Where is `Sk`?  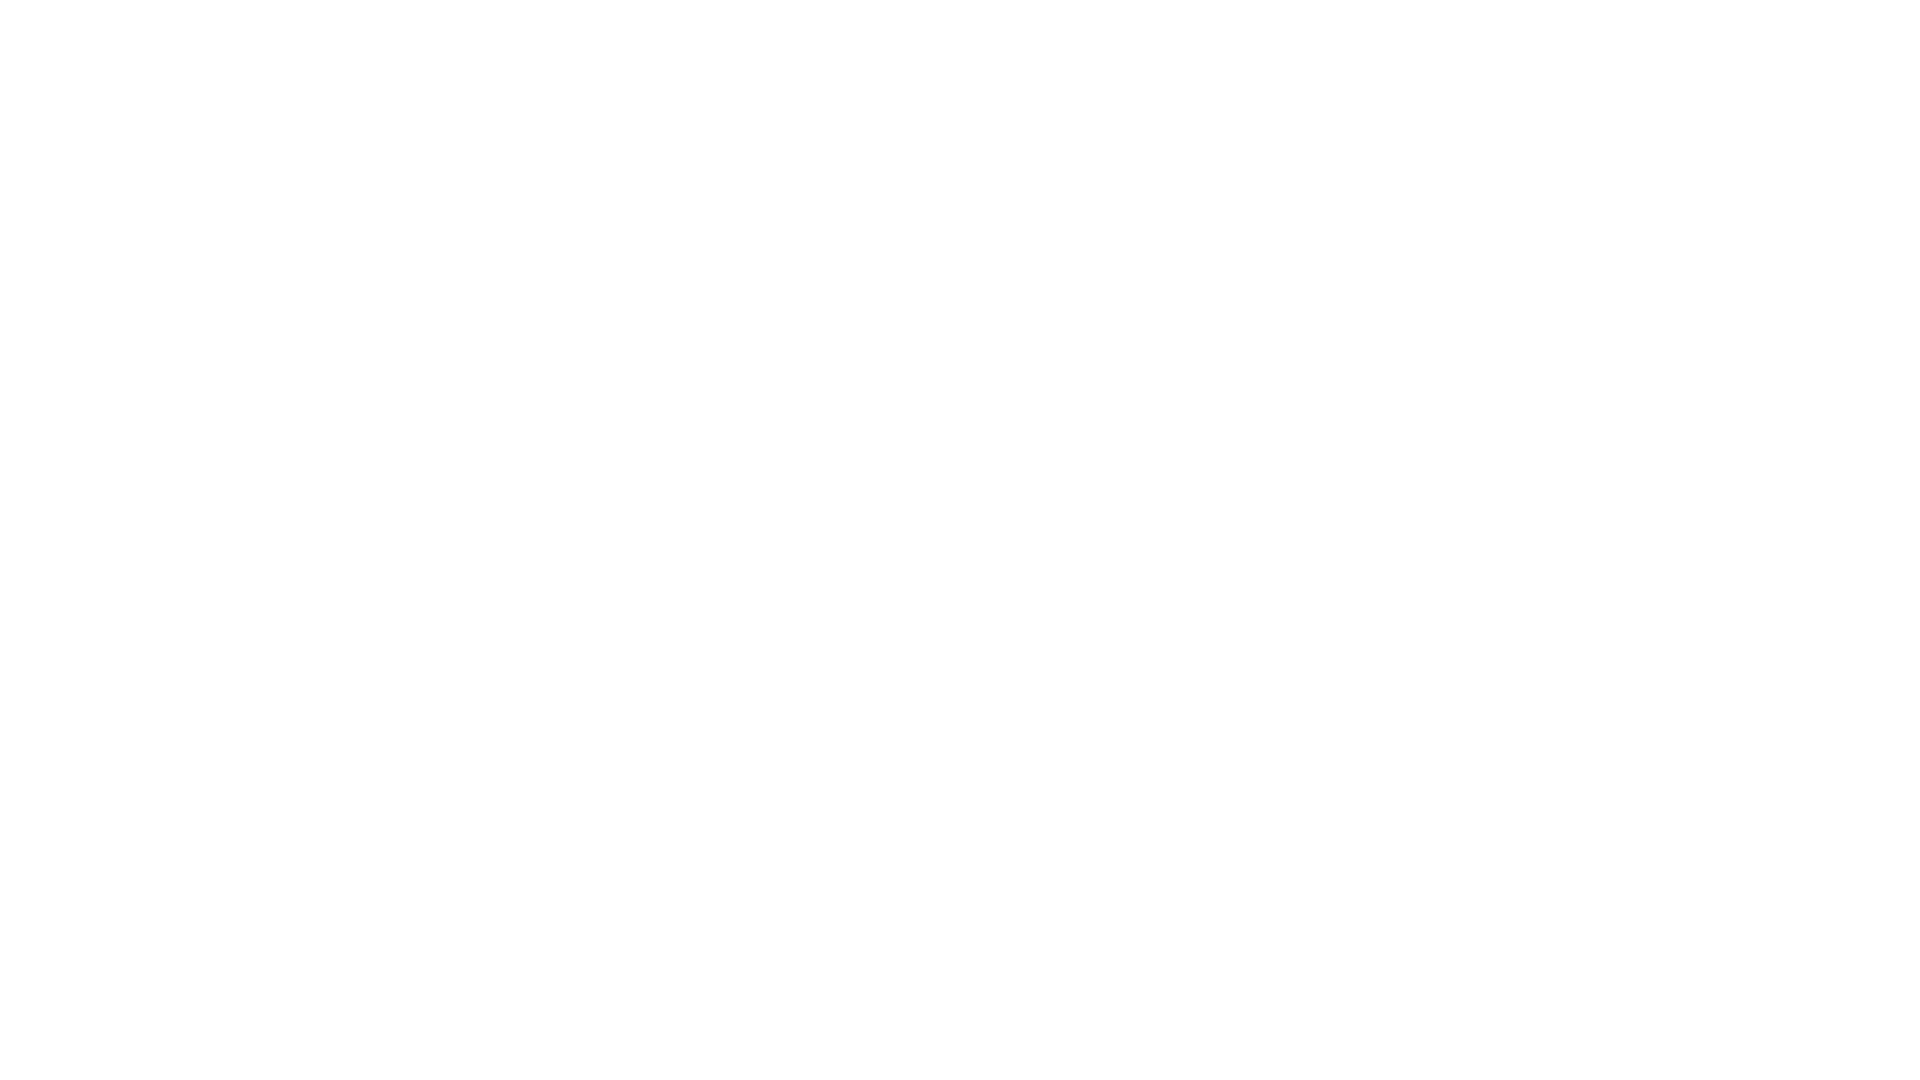
Sk is located at coordinates (1739, 49).